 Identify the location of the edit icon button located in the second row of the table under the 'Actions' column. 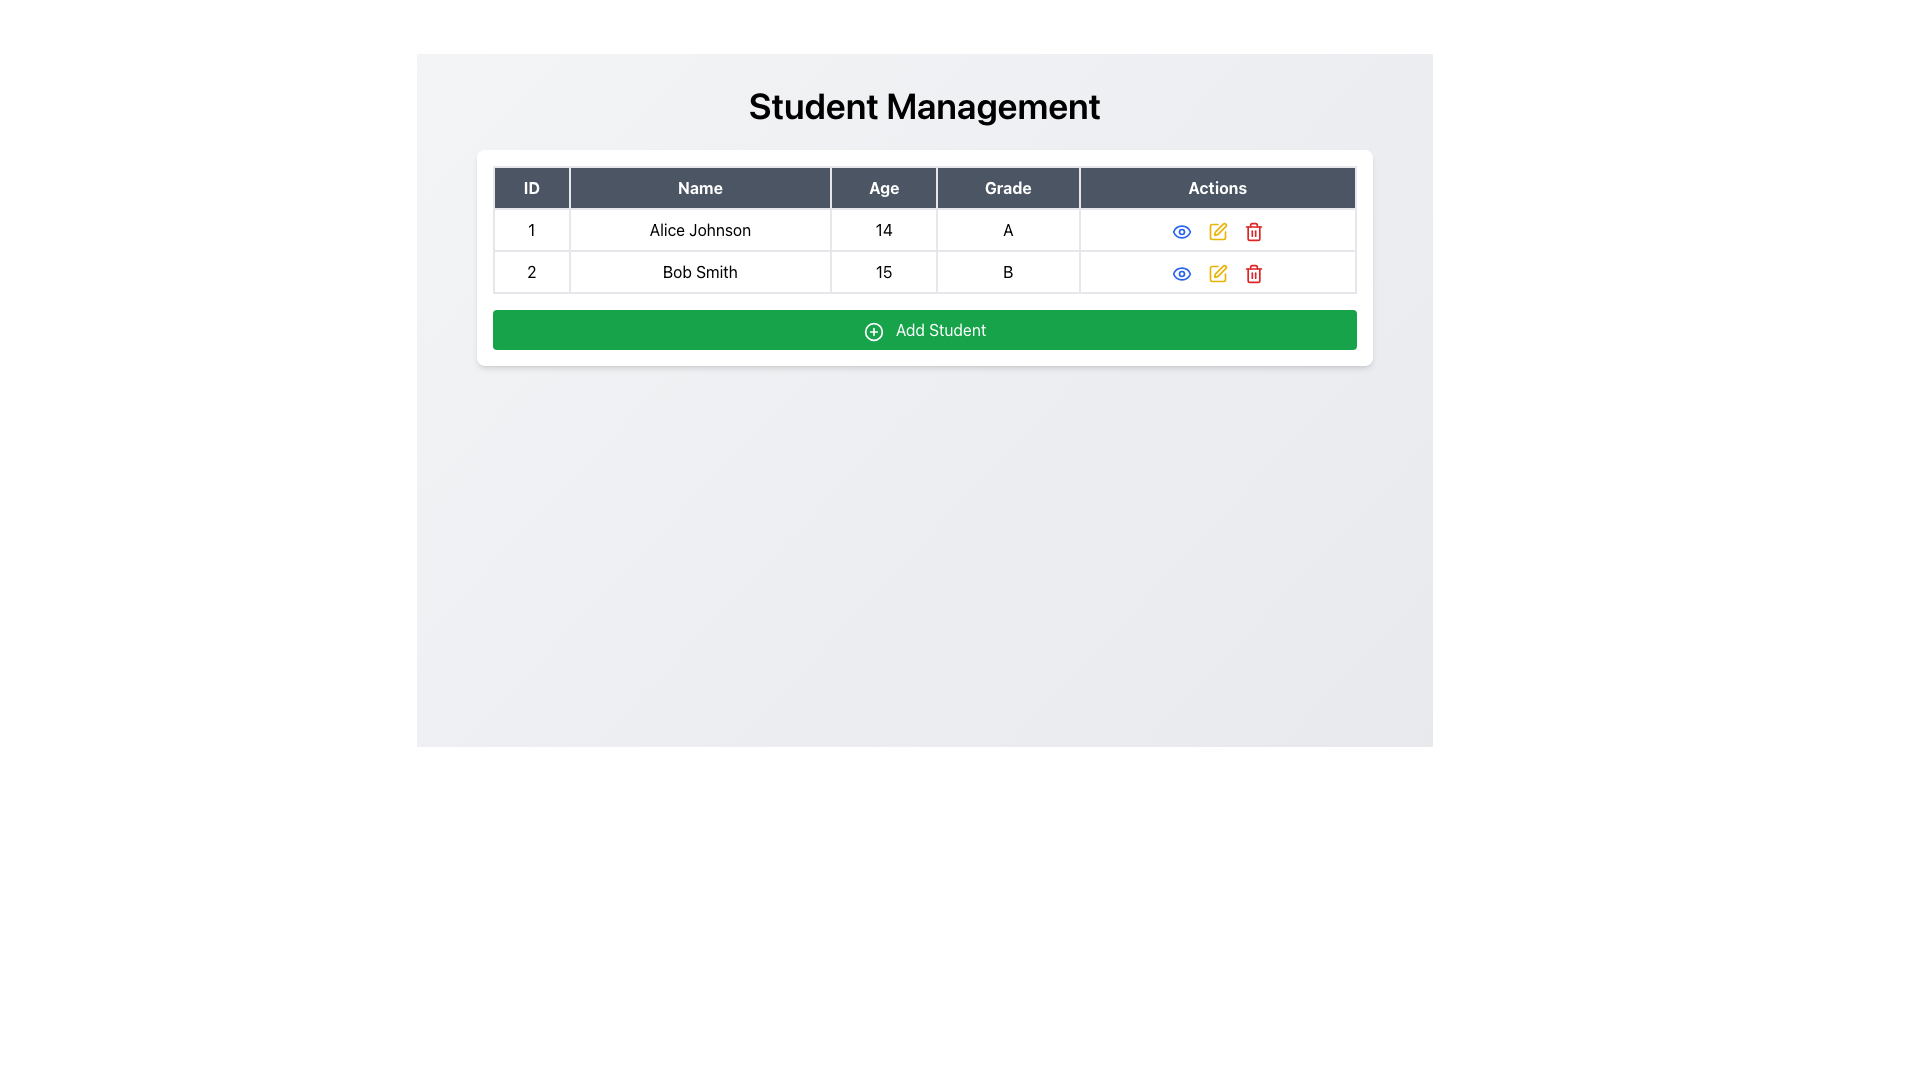
(1216, 273).